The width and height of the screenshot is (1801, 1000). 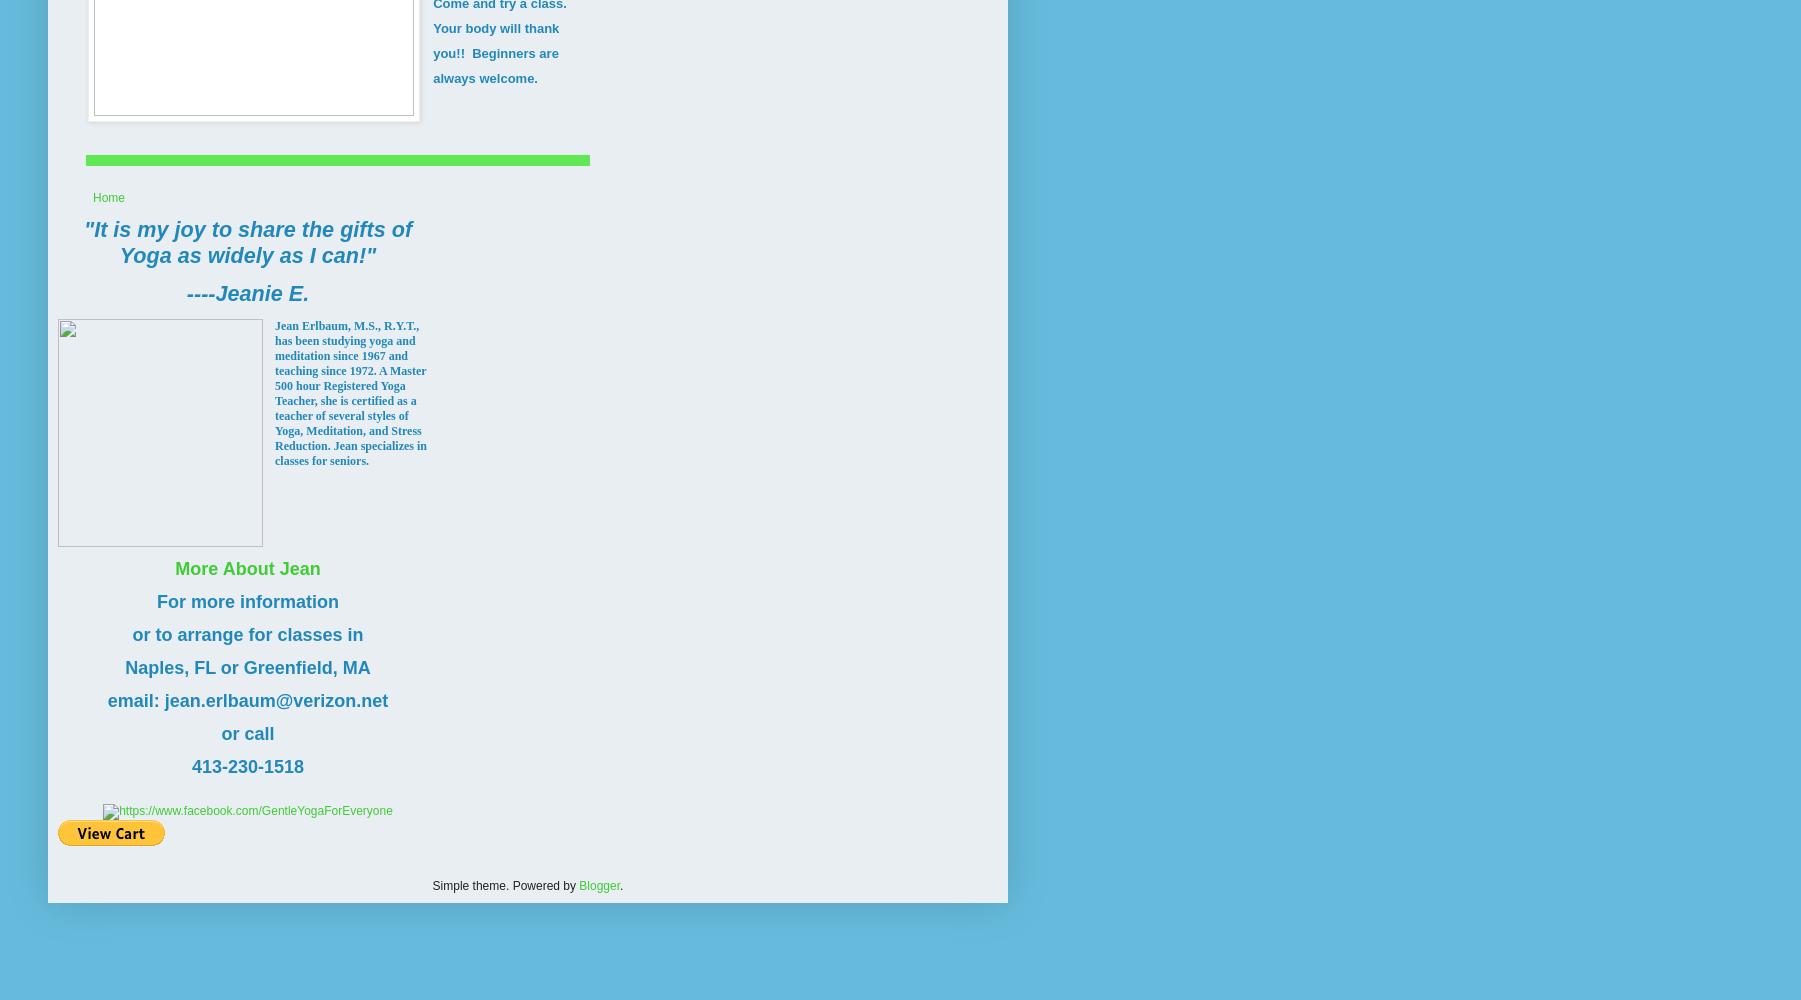 What do you see at coordinates (505, 885) in the screenshot?
I see `'Simple theme. Powered by'` at bounding box center [505, 885].